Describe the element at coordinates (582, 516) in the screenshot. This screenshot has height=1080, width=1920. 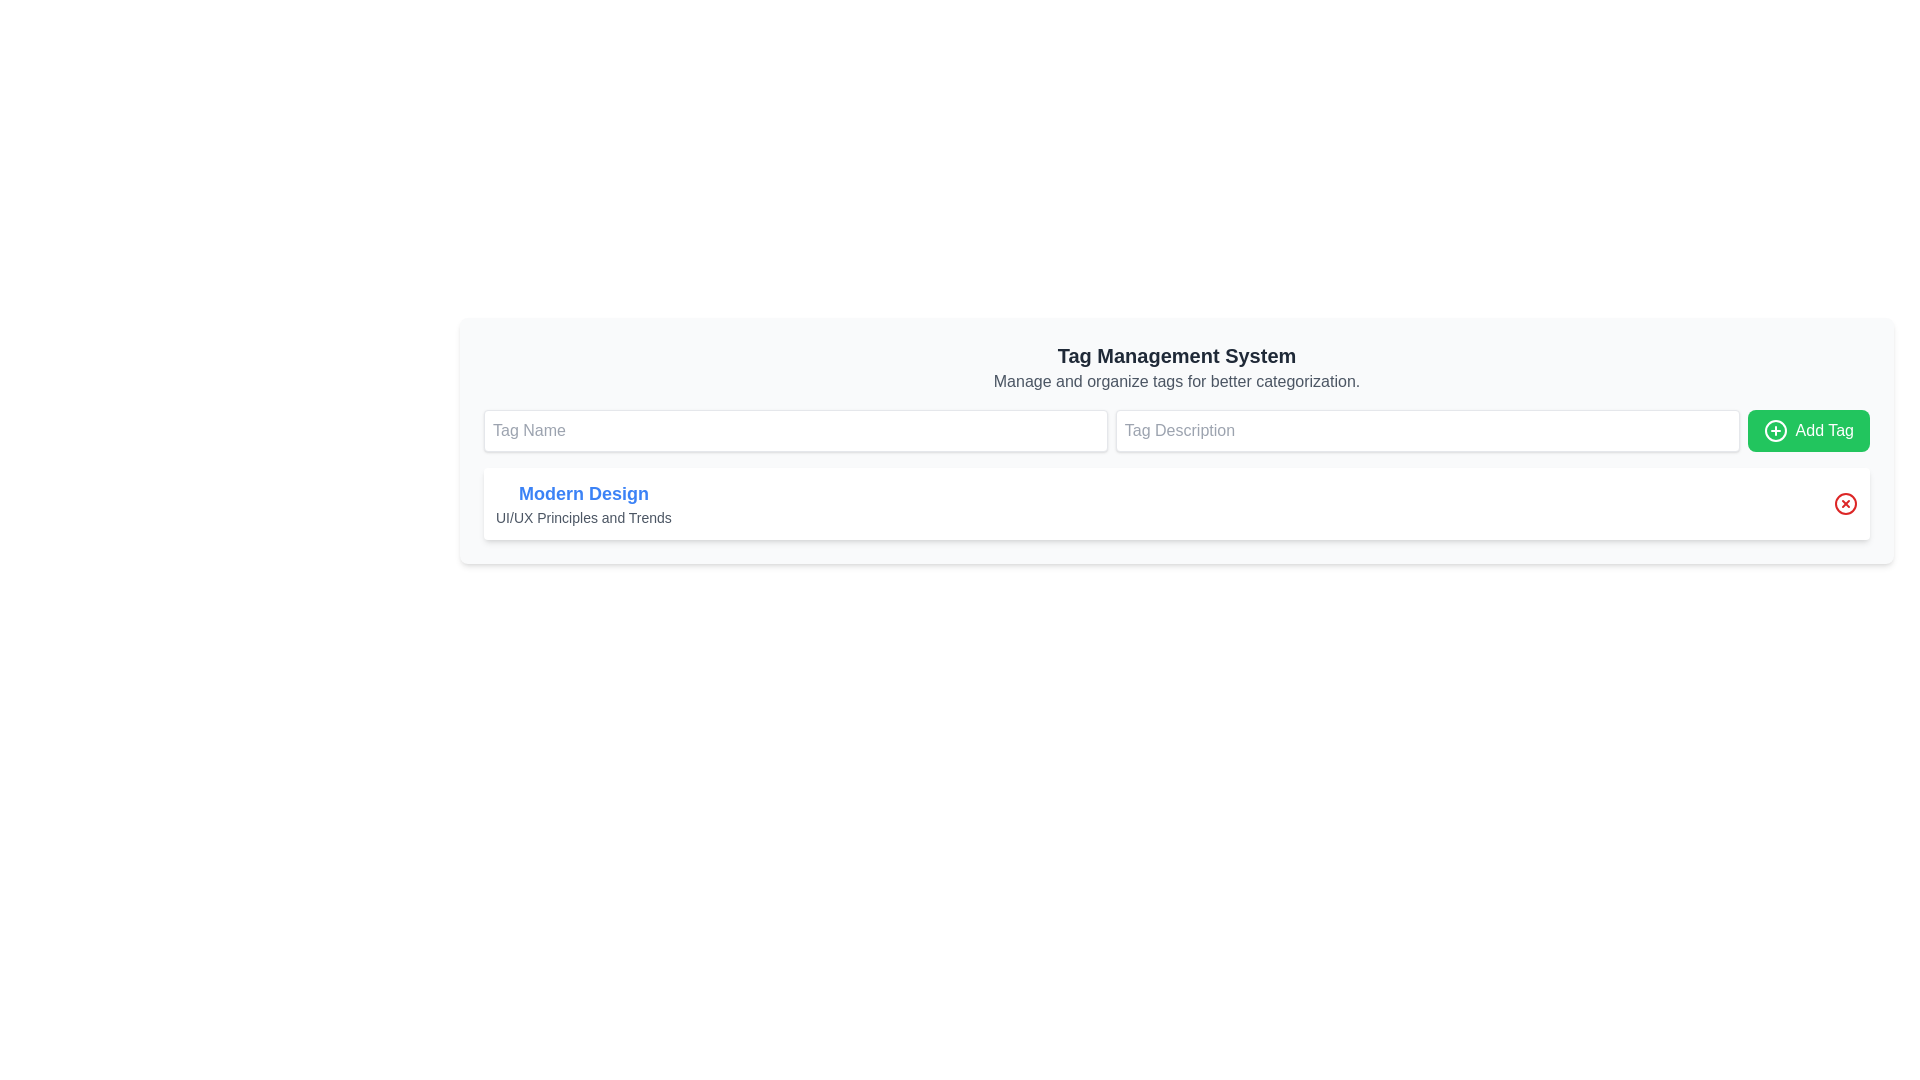
I see `the text label that reads 'UI/UX Principles and Trends', which is styled in small gray font and positioned below the bold blue title 'Modern Design'` at that location.